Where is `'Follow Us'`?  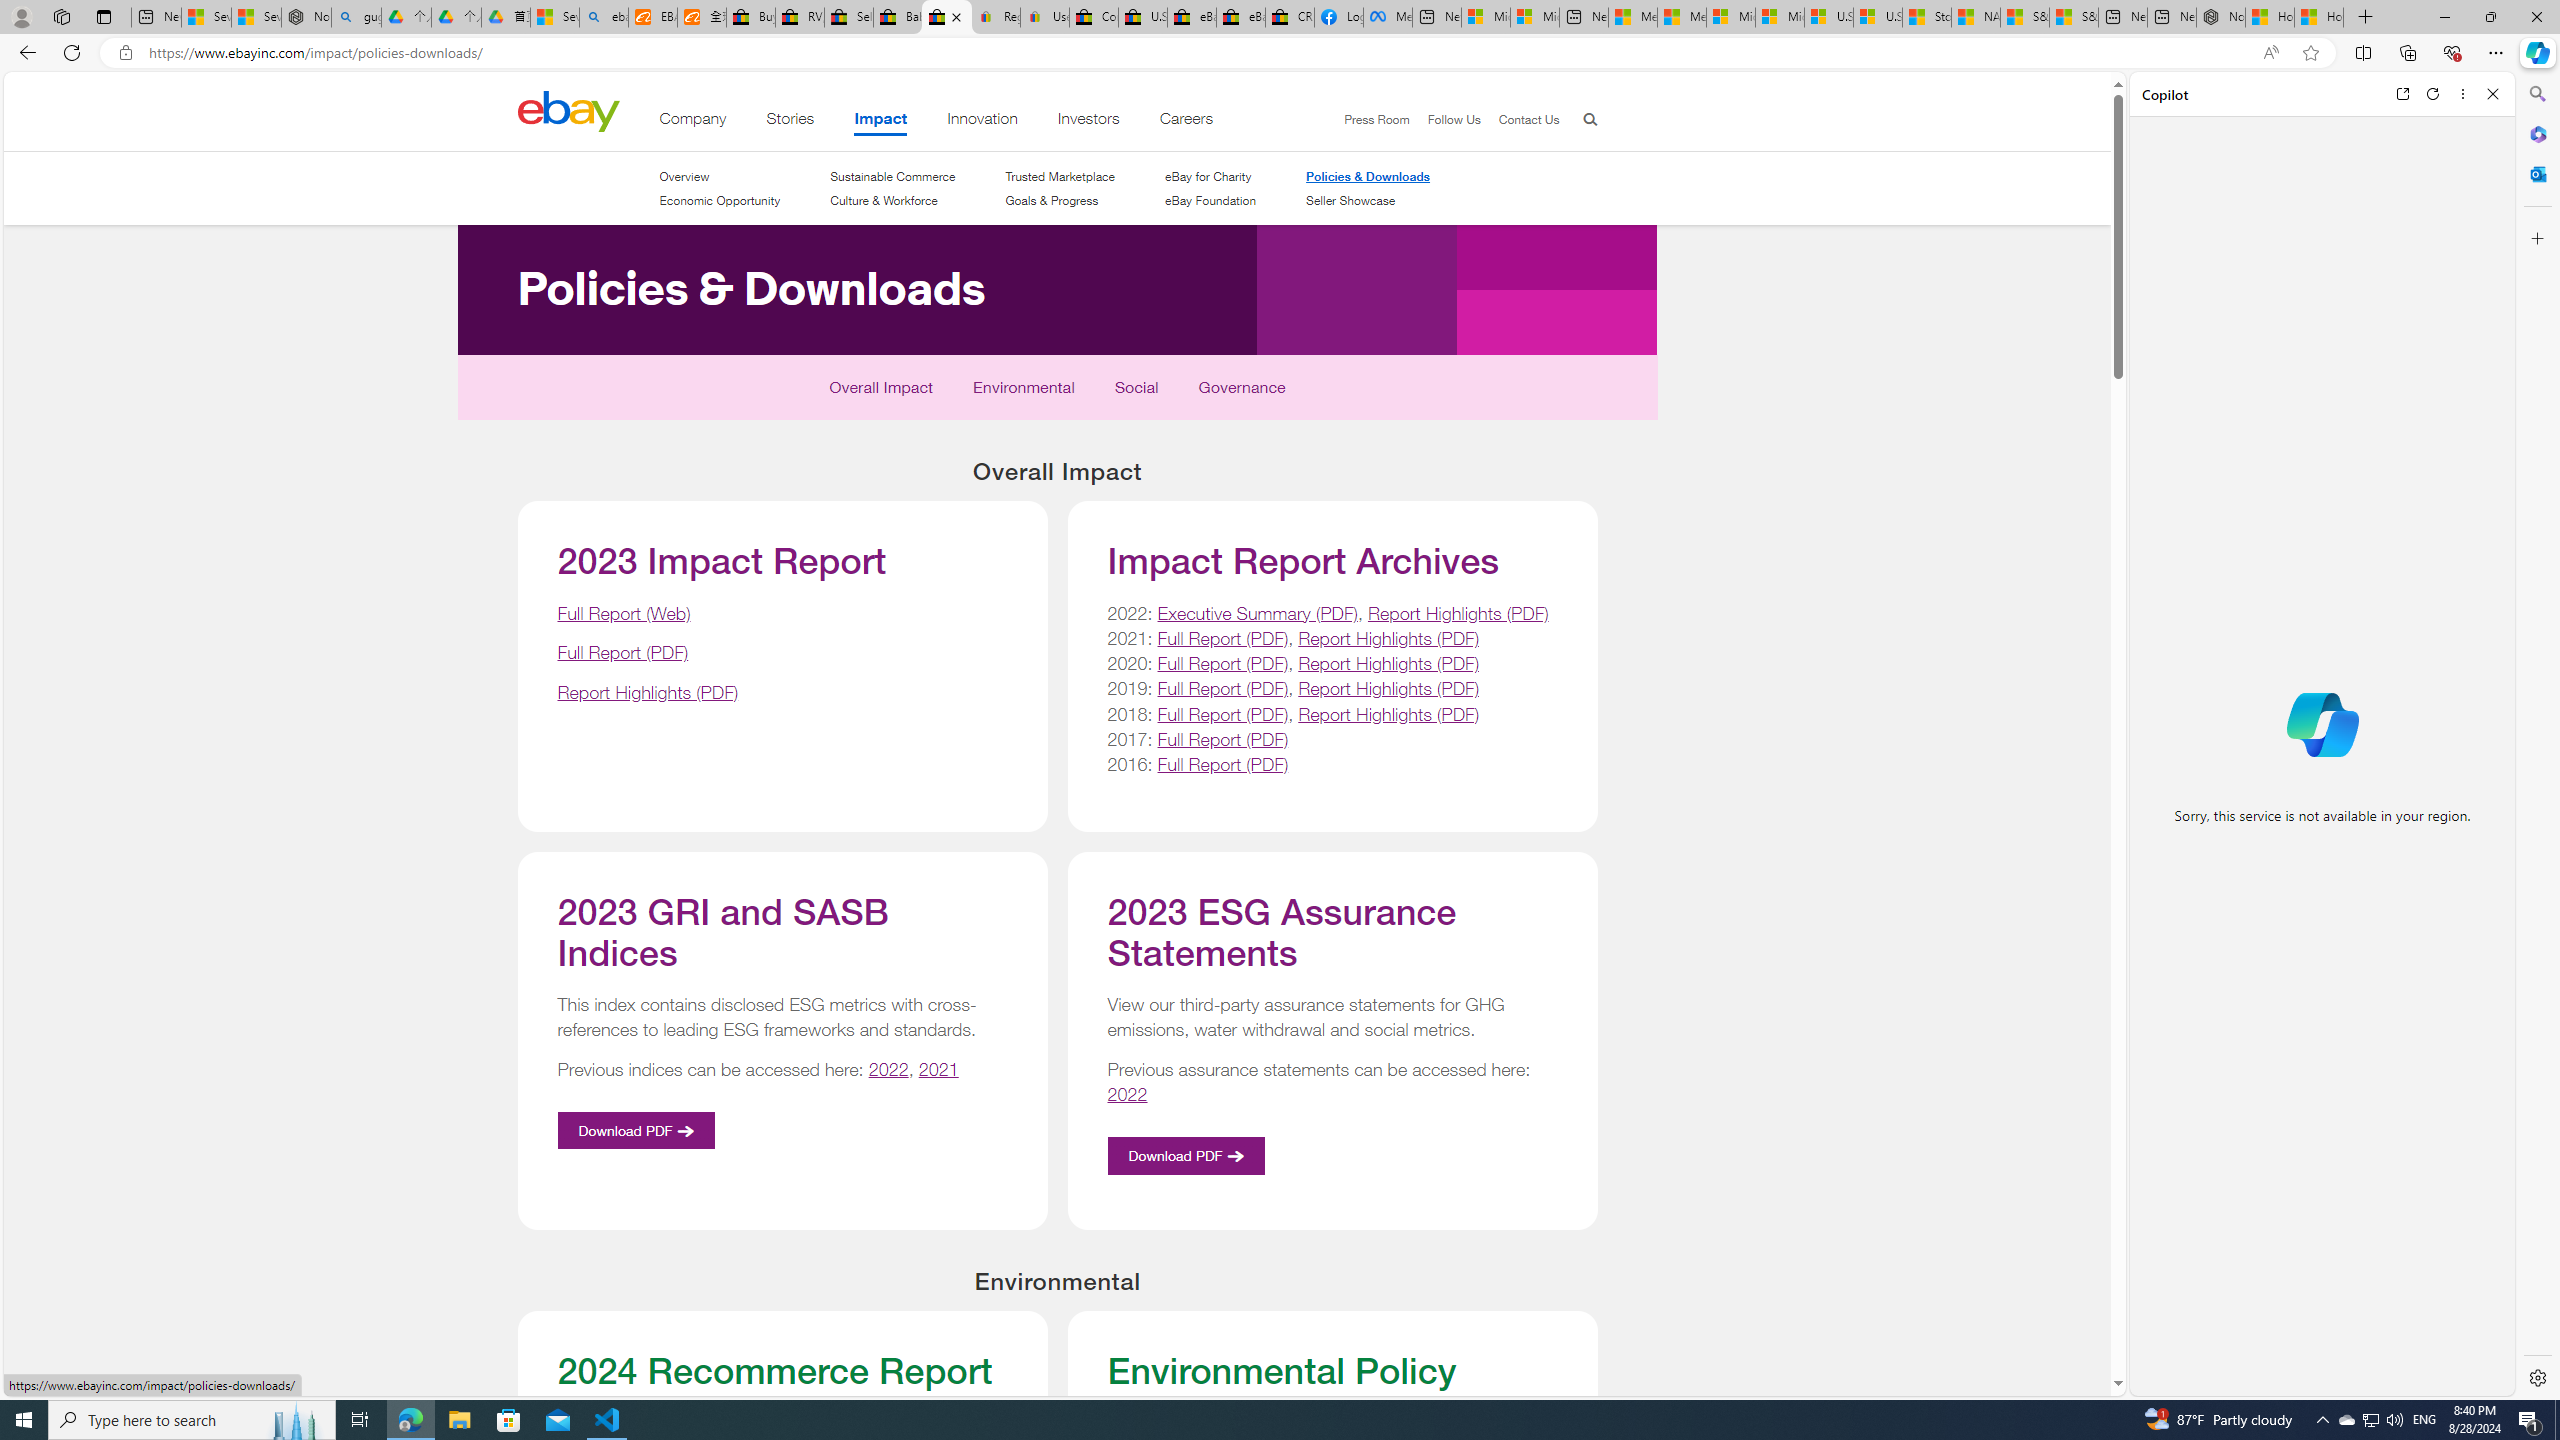
'Follow Us' is located at coordinates (1444, 119).